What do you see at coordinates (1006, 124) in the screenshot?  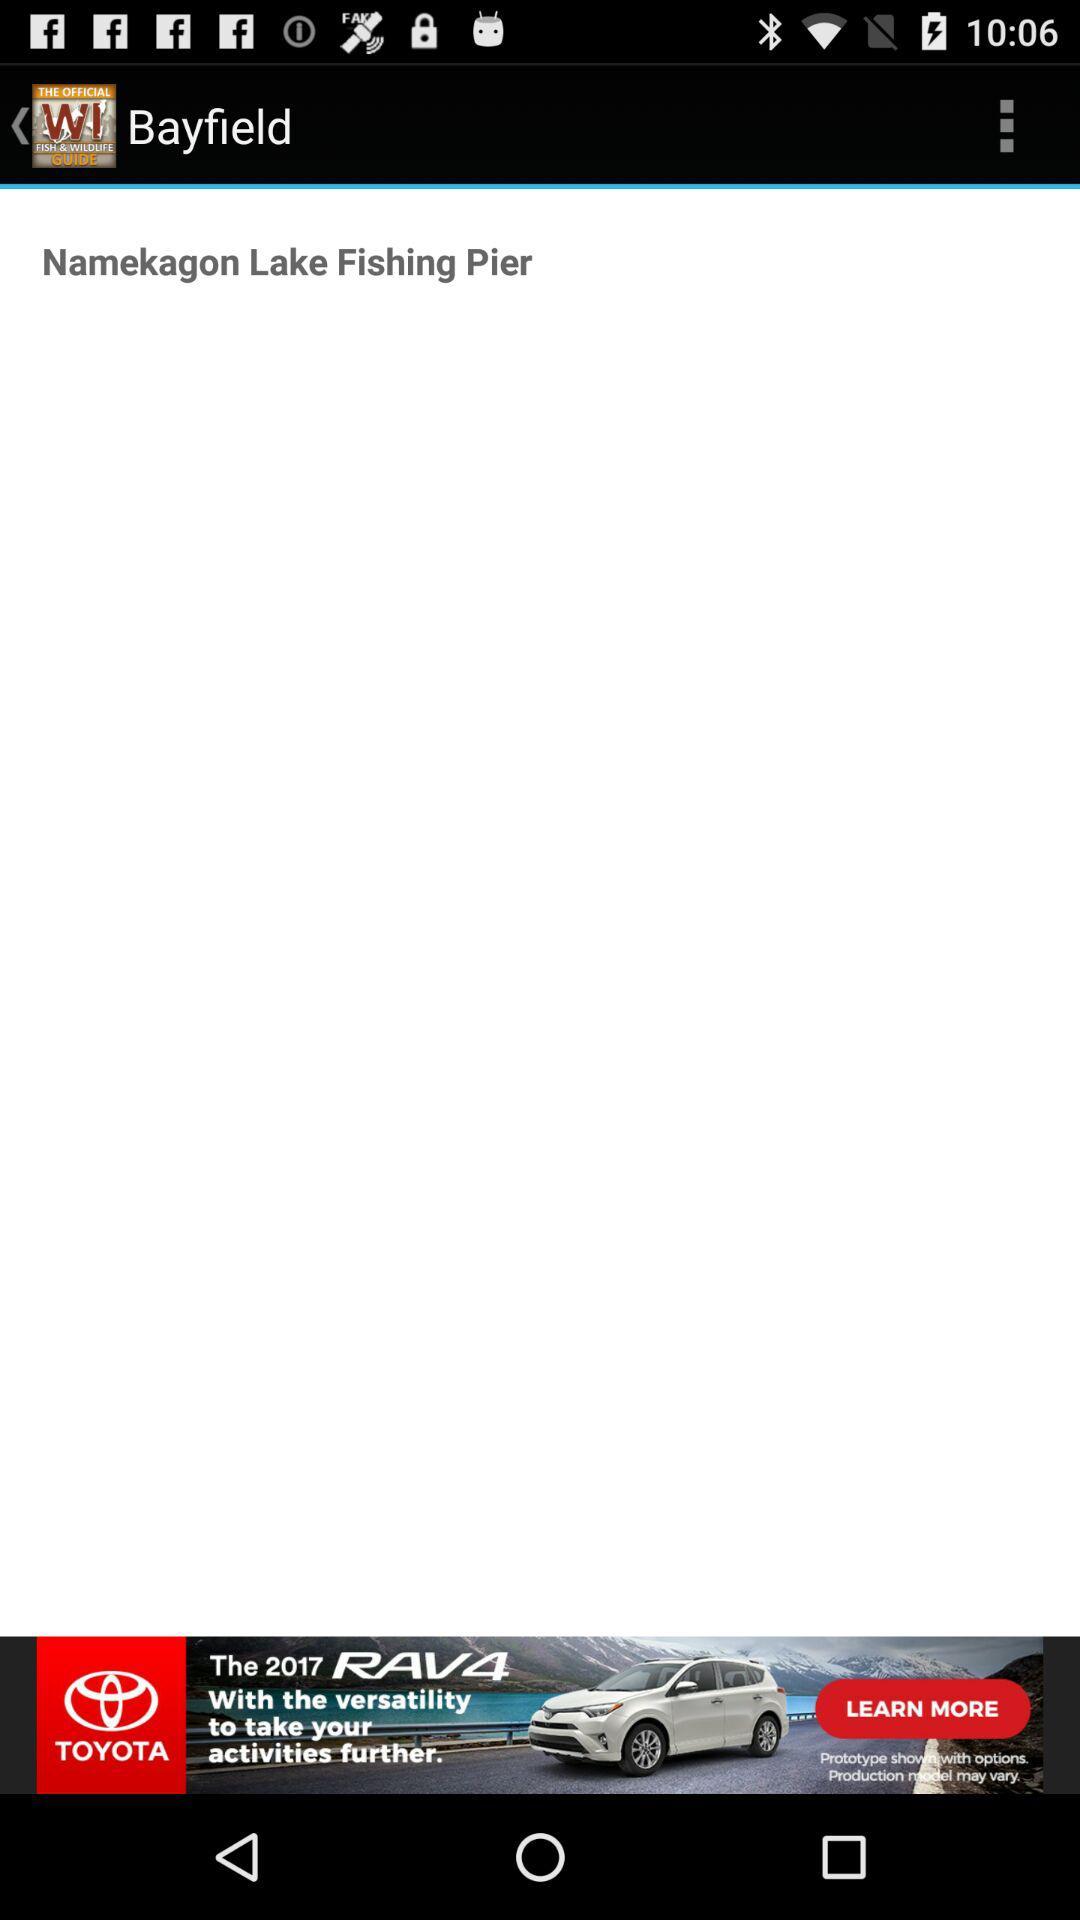 I see `the item at the top right corner` at bounding box center [1006, 124].